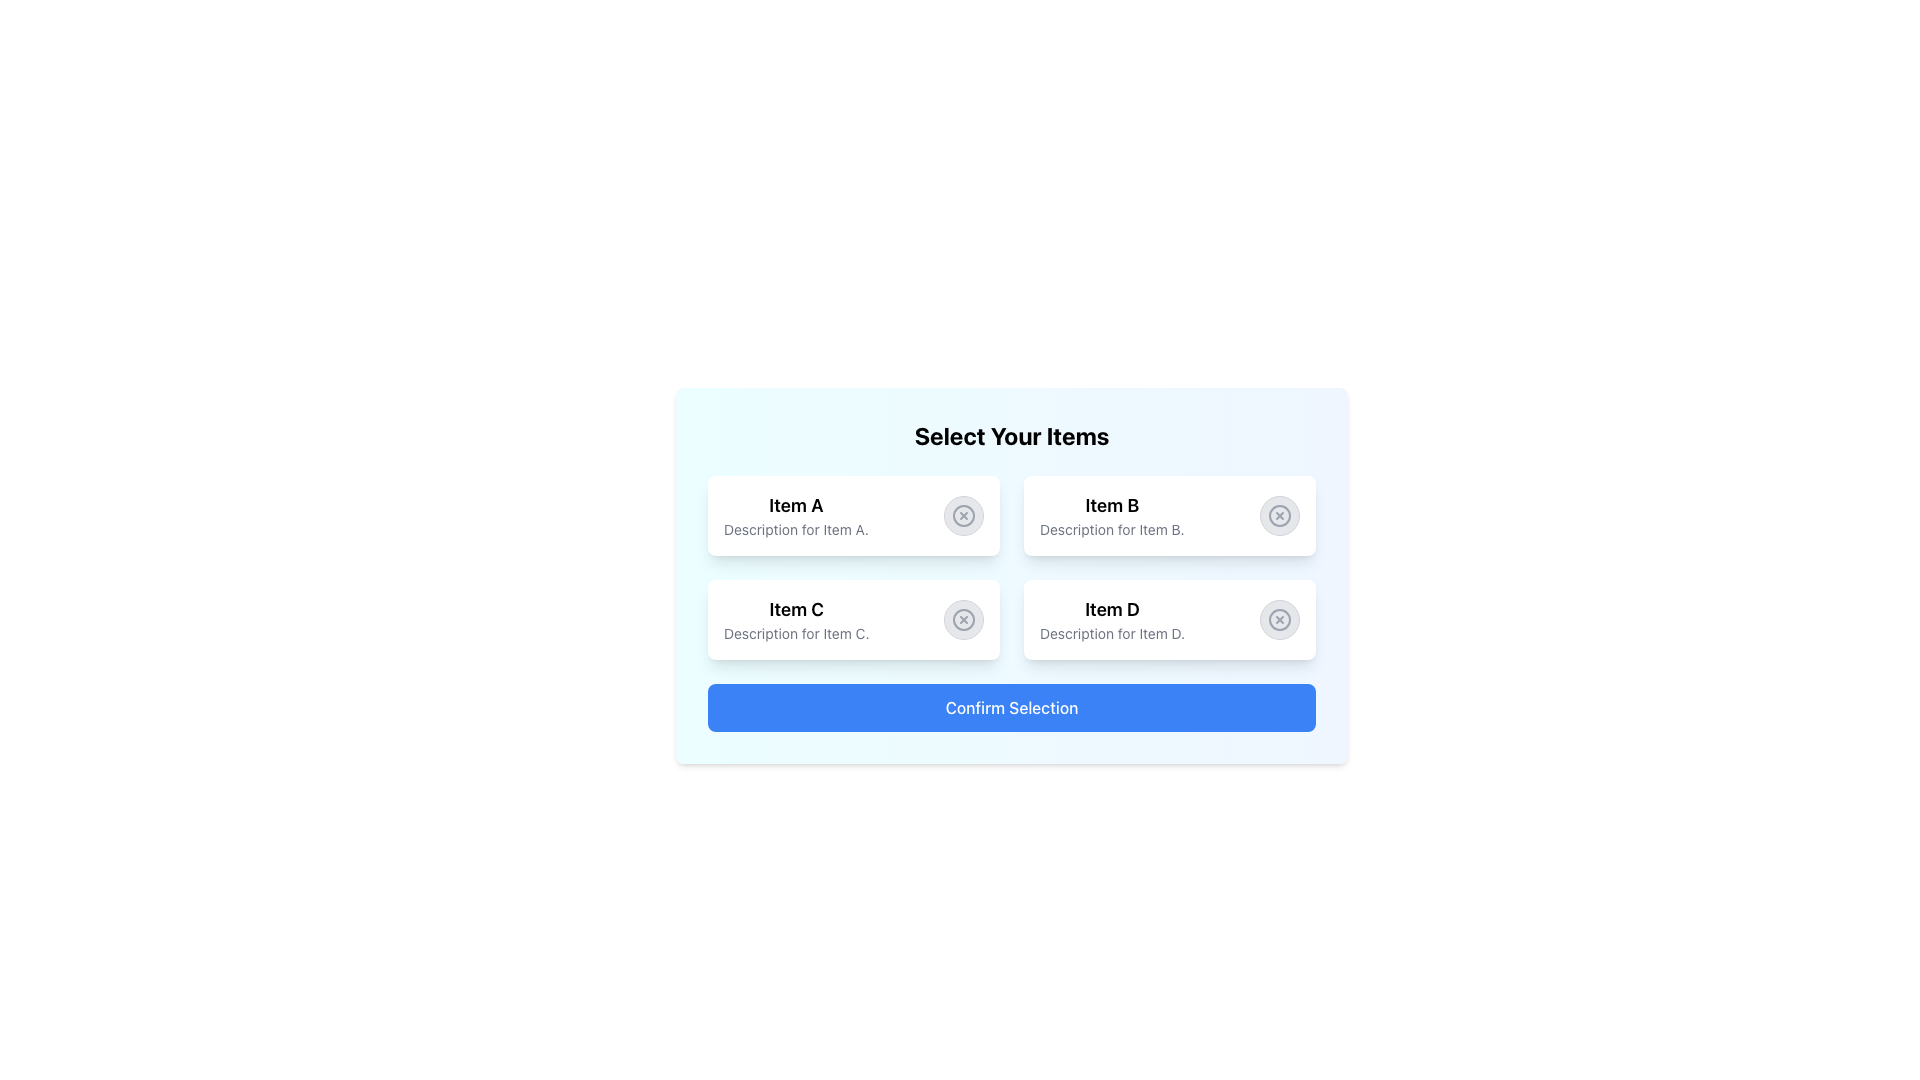 This screenshot has height=1080, width=1920. I want to click on the text label displaying 'Item C', which is styled with a larger font size and bold appearance, located in the bottom-left quadrant of a grid layout under the header 'Select Your Items', so click(795, 608).